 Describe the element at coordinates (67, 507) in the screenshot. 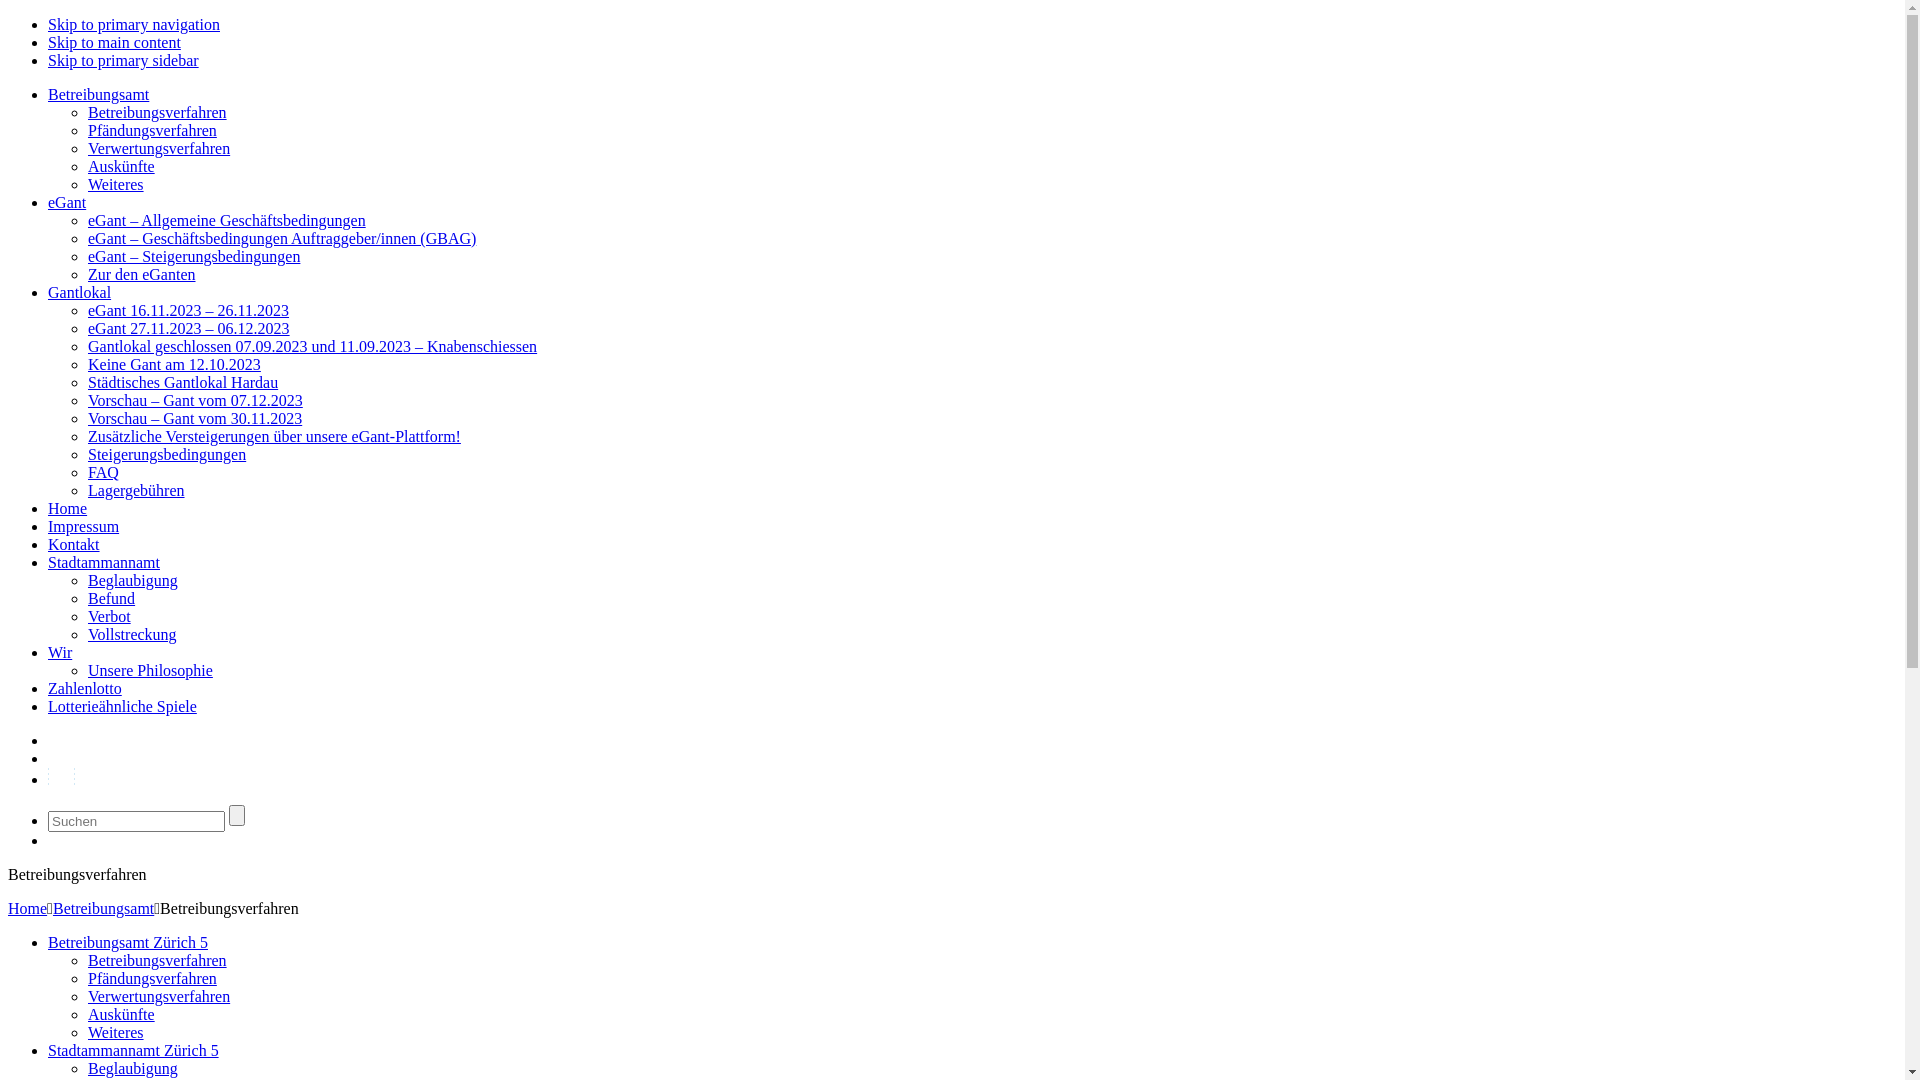

I see `'Home'` at that location.